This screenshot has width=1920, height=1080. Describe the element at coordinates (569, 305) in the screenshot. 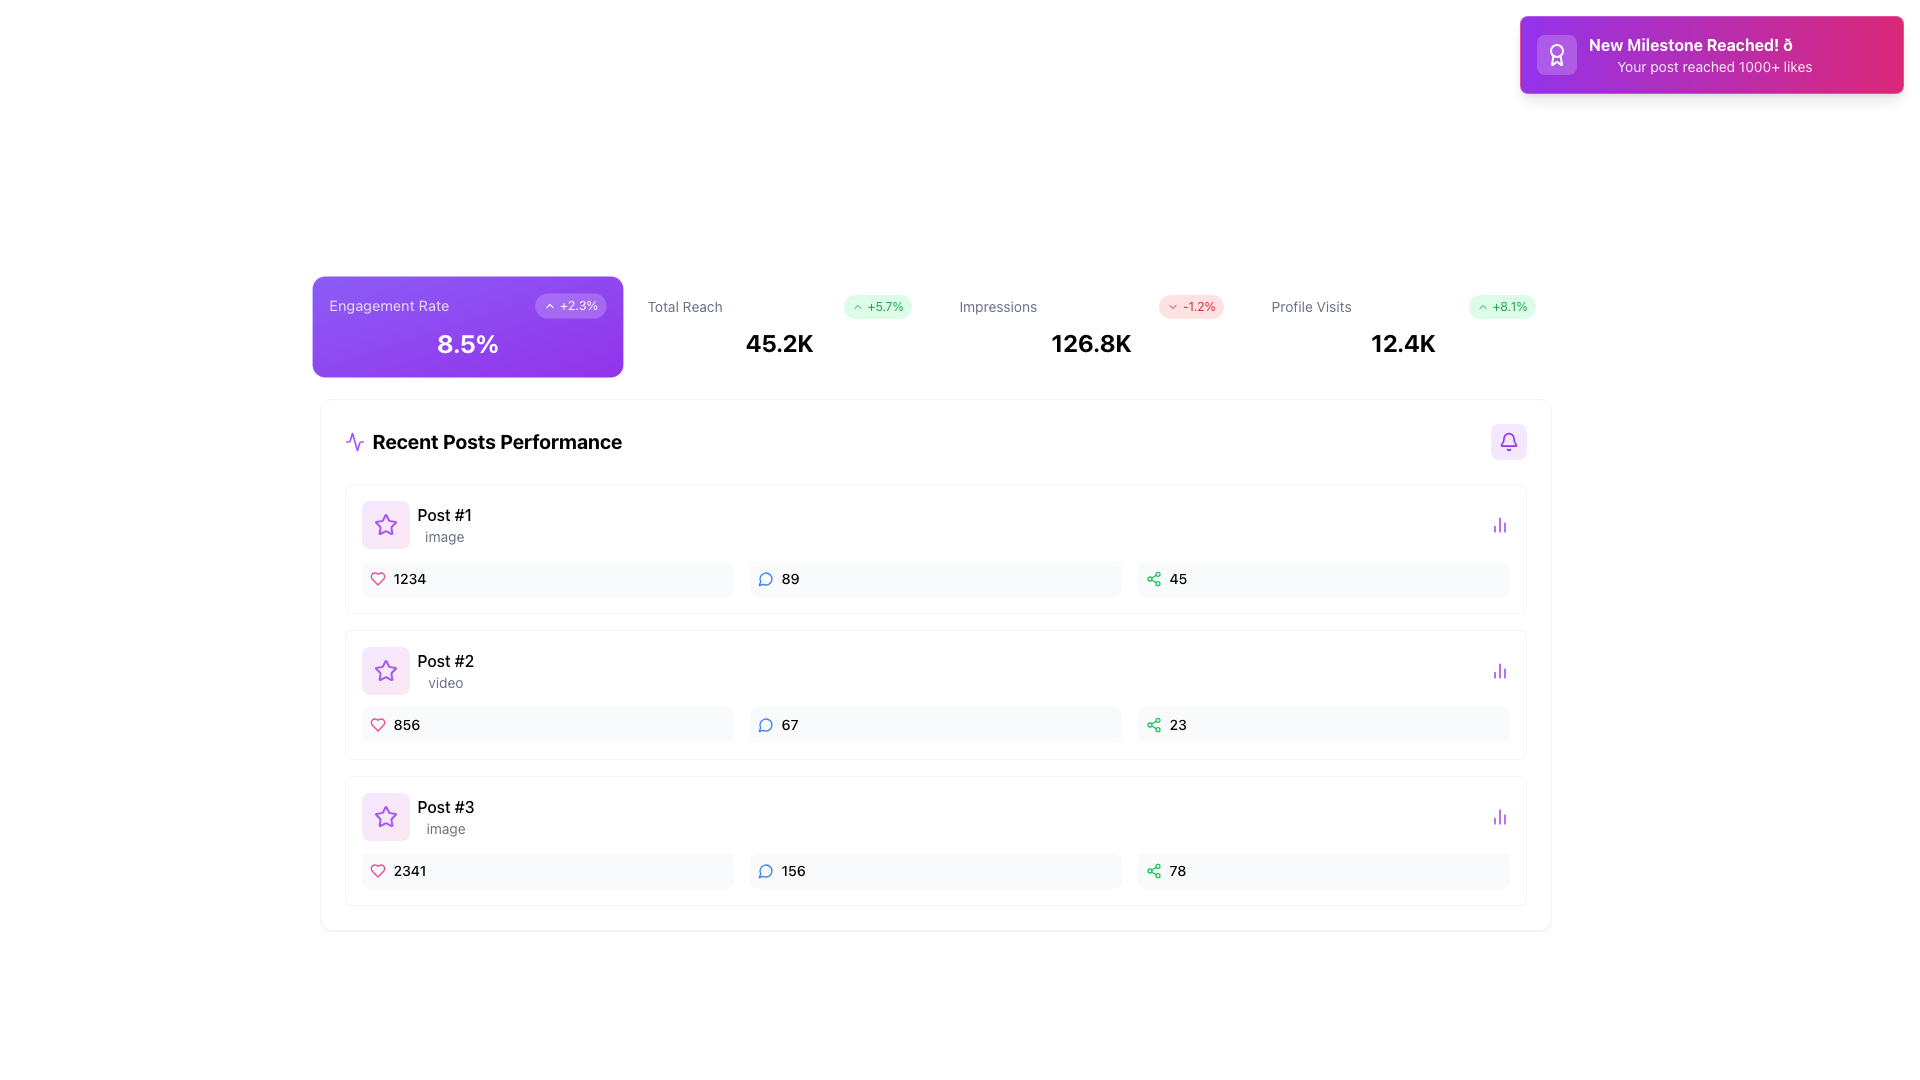

I see `the Icon and Text Label indicating the percentage value change in the 'Engagement Rate' section to access further details about engagement metrics` at that location.